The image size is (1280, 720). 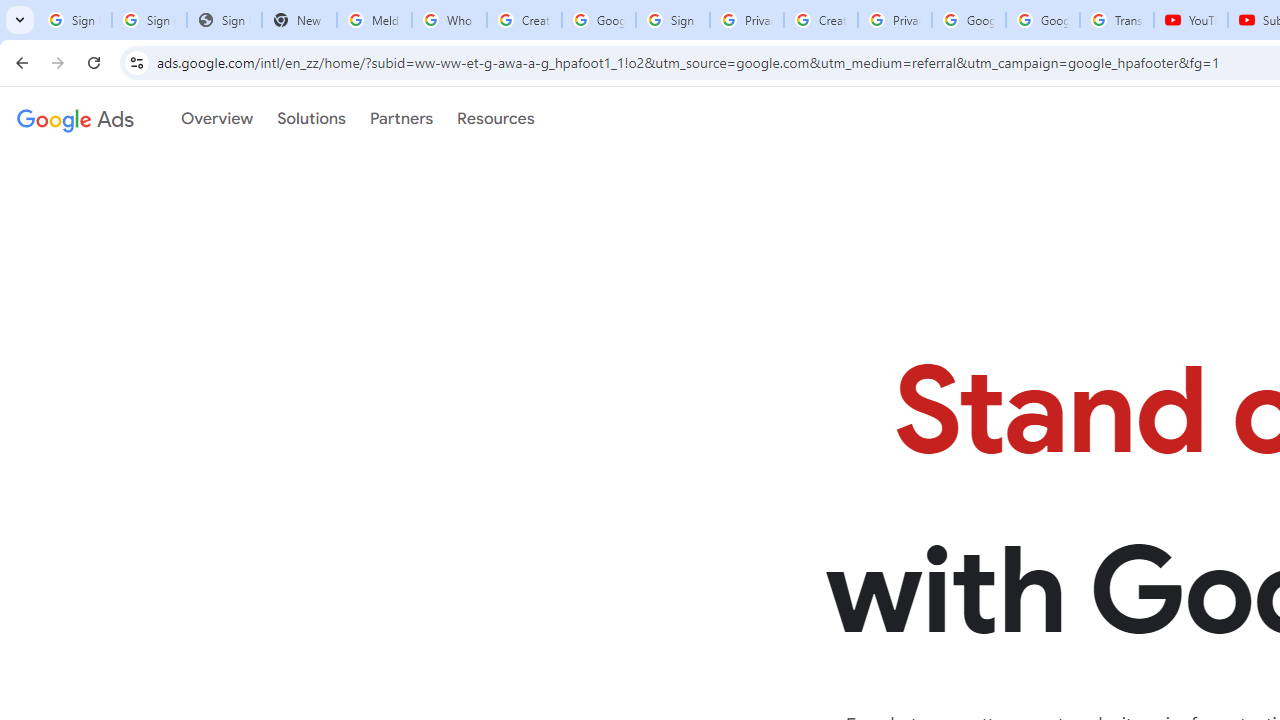 I want to click on 'Google Ads', so click(x=75, y=119).